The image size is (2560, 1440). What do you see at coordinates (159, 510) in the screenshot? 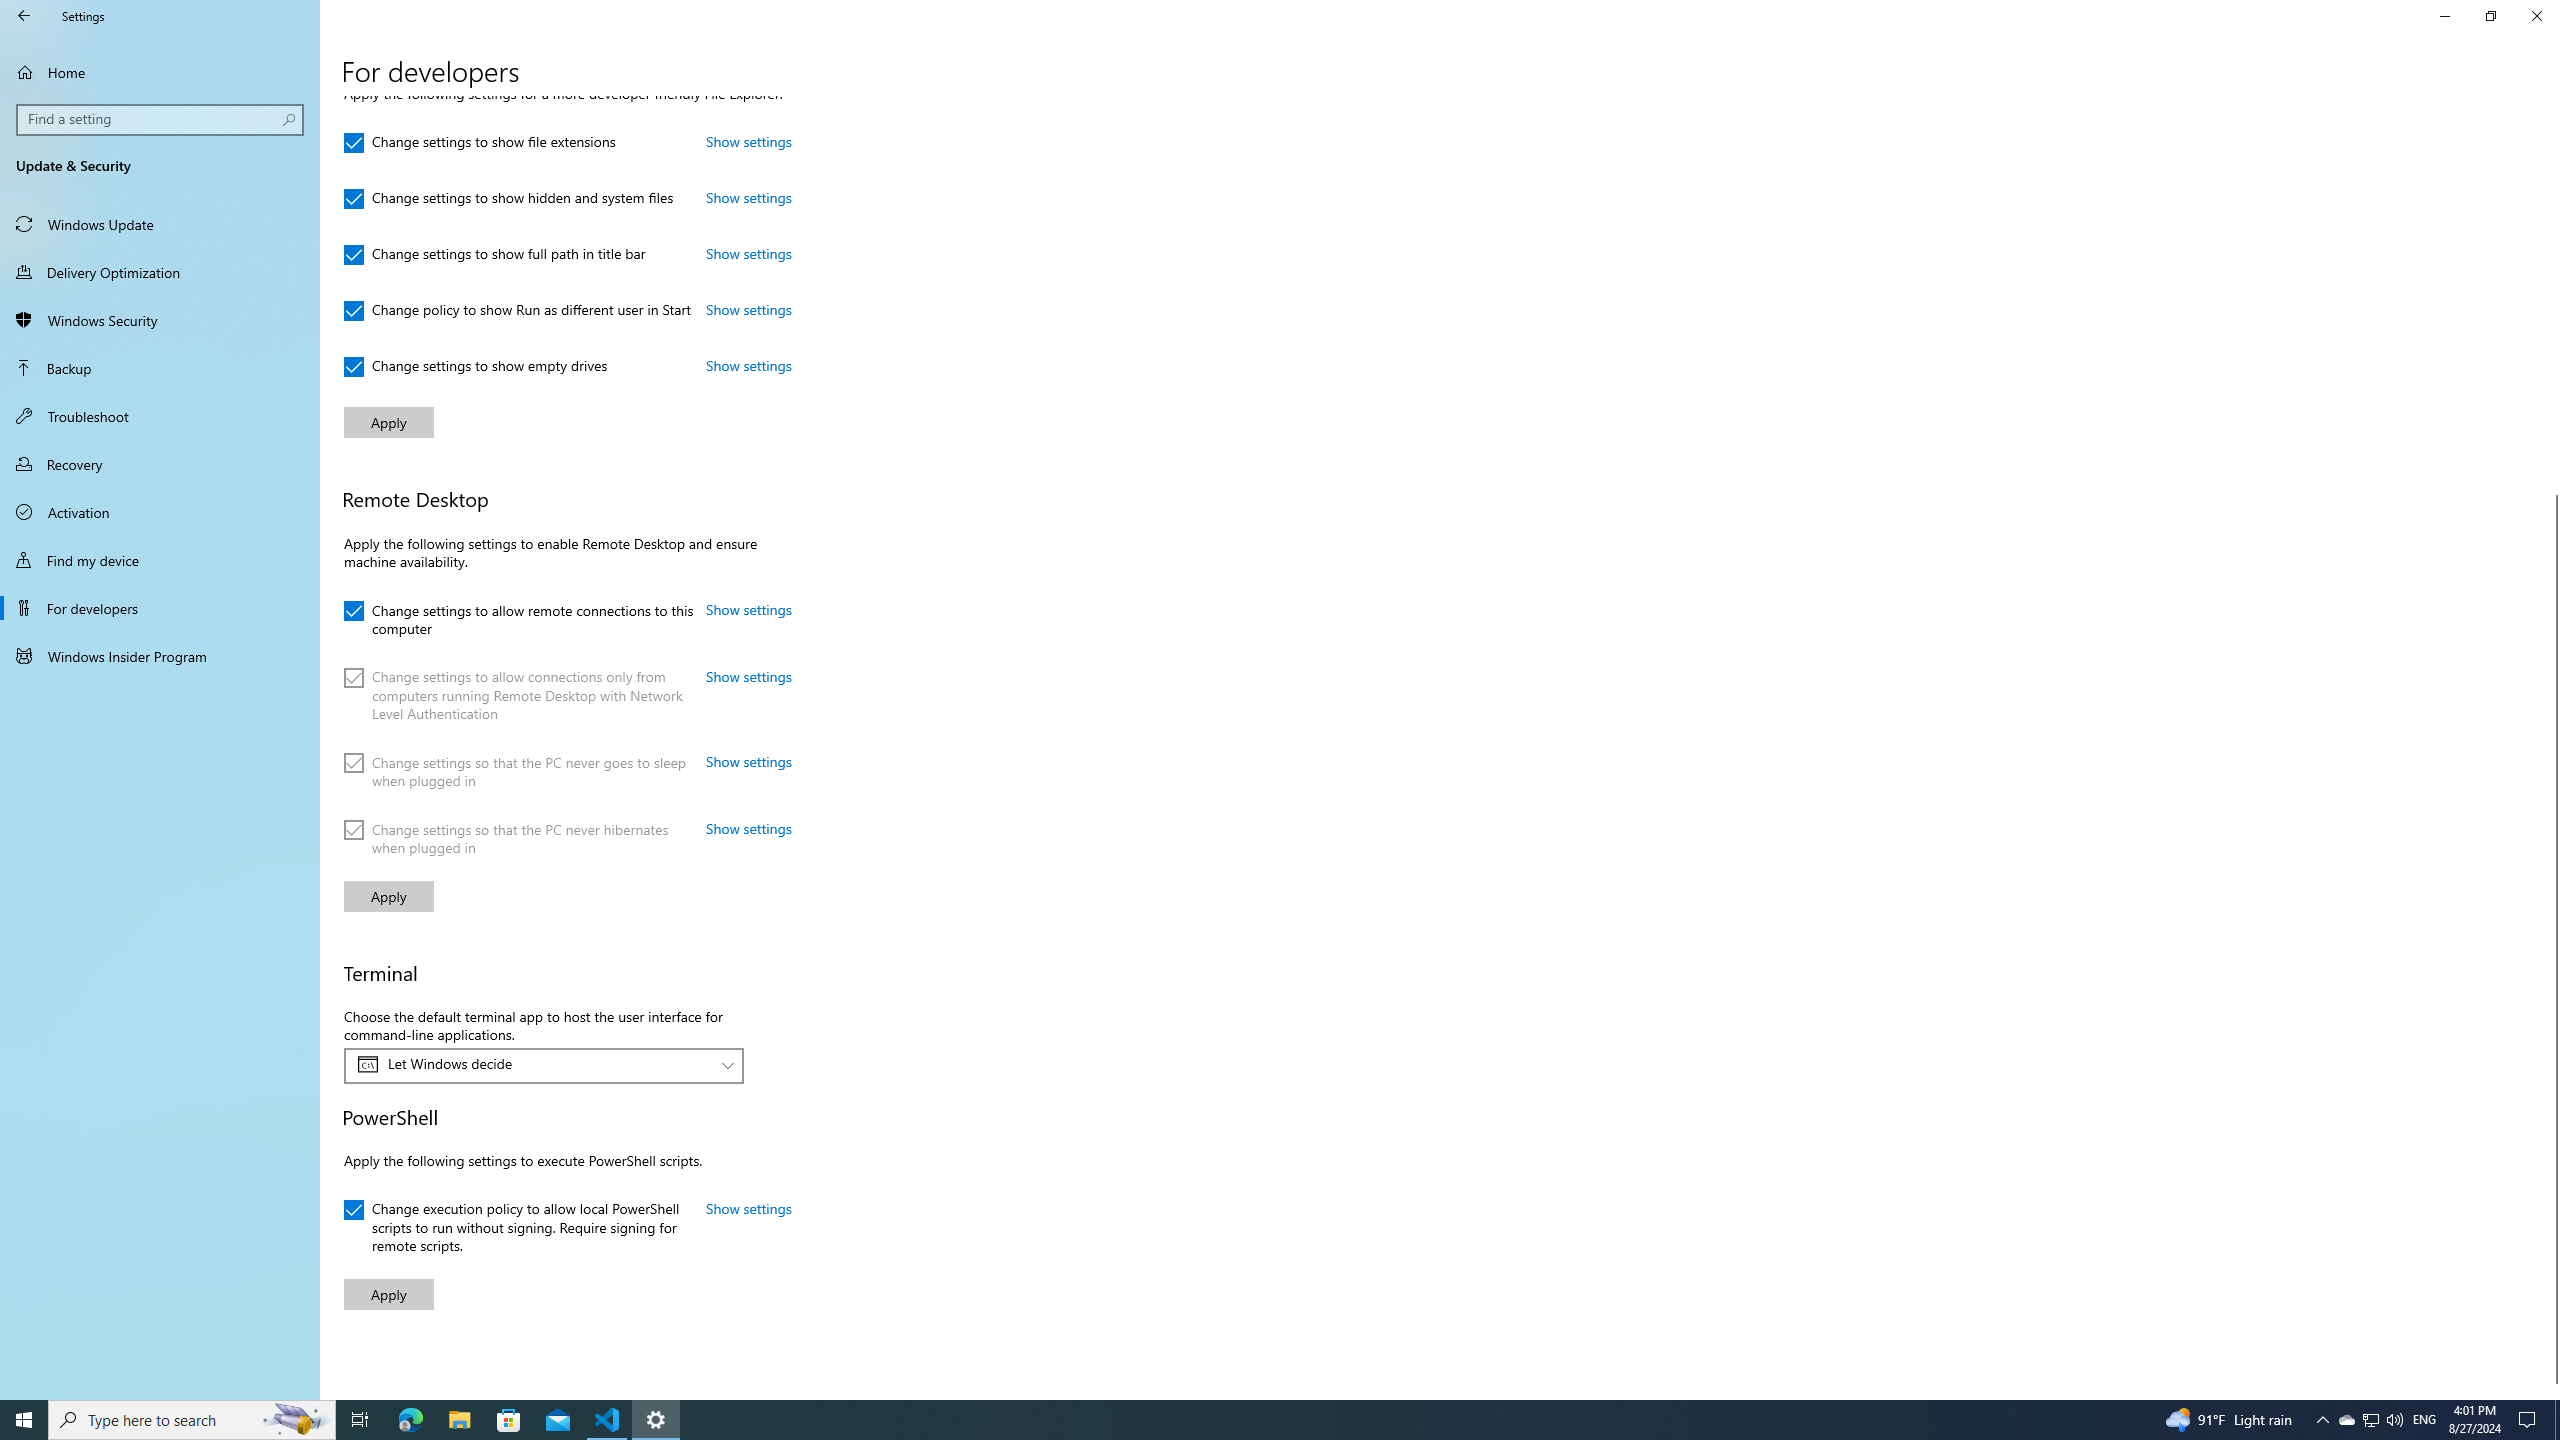
I see `'Activation'` at bounding box center [159, 510].